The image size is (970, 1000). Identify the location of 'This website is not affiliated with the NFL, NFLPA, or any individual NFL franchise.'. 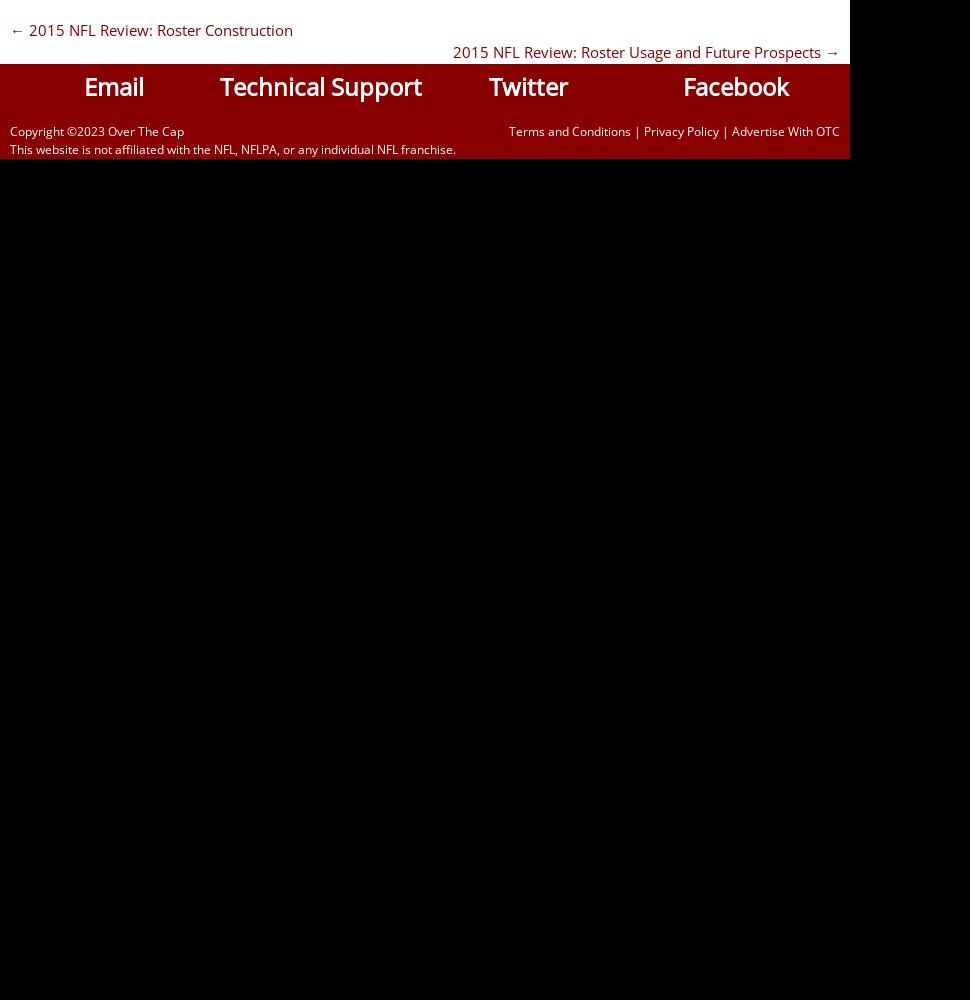
(232, 148).